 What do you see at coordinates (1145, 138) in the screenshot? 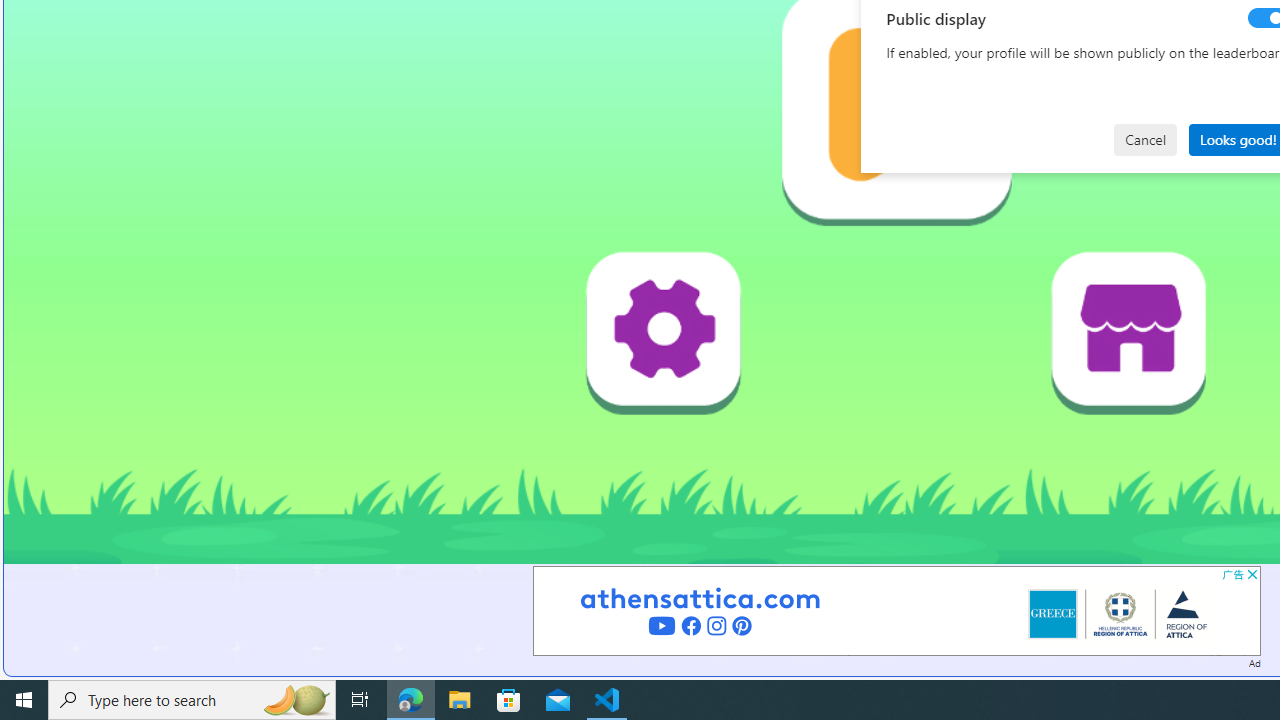
I see `'Cancel'` at bounding box center [1145, 138].